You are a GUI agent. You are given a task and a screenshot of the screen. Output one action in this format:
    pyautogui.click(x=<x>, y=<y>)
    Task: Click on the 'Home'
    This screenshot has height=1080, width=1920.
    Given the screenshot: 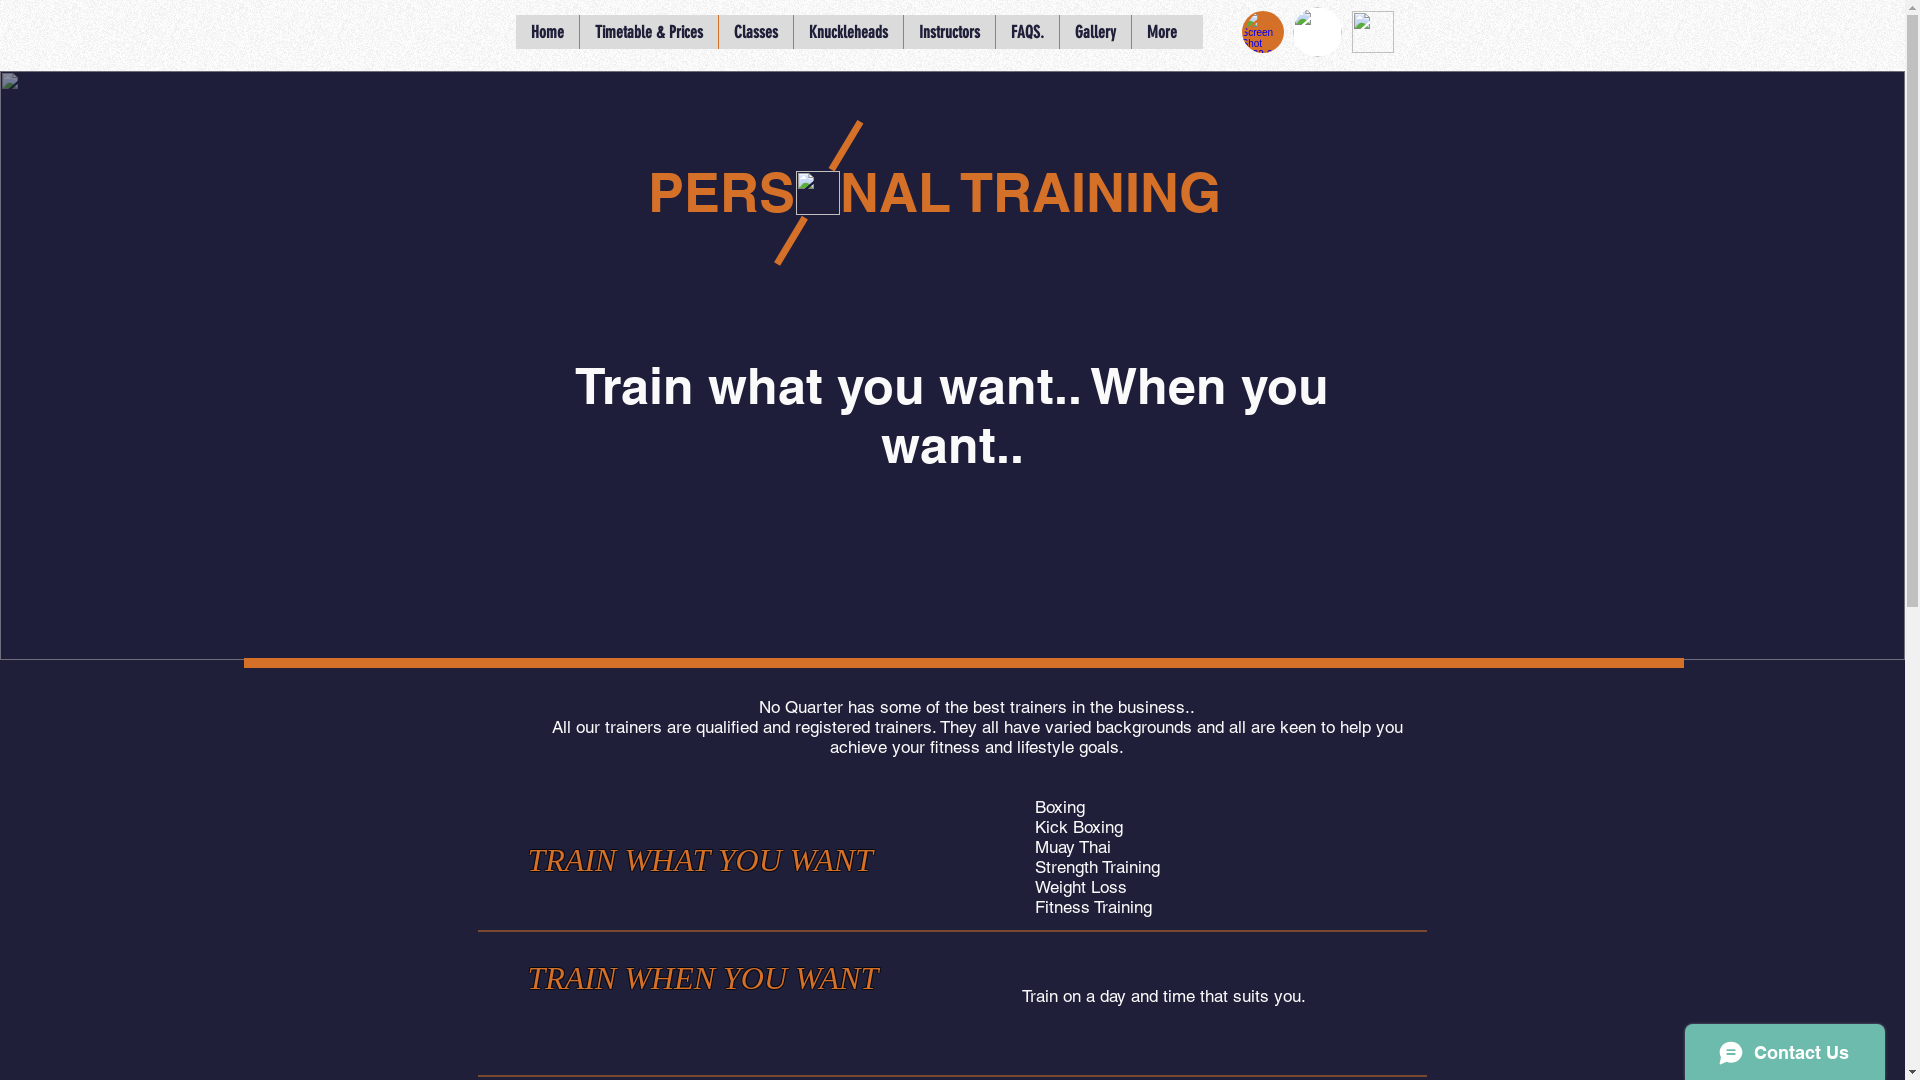 What is the action you would take?
    pyautogui.click(x=547, y=31)
    